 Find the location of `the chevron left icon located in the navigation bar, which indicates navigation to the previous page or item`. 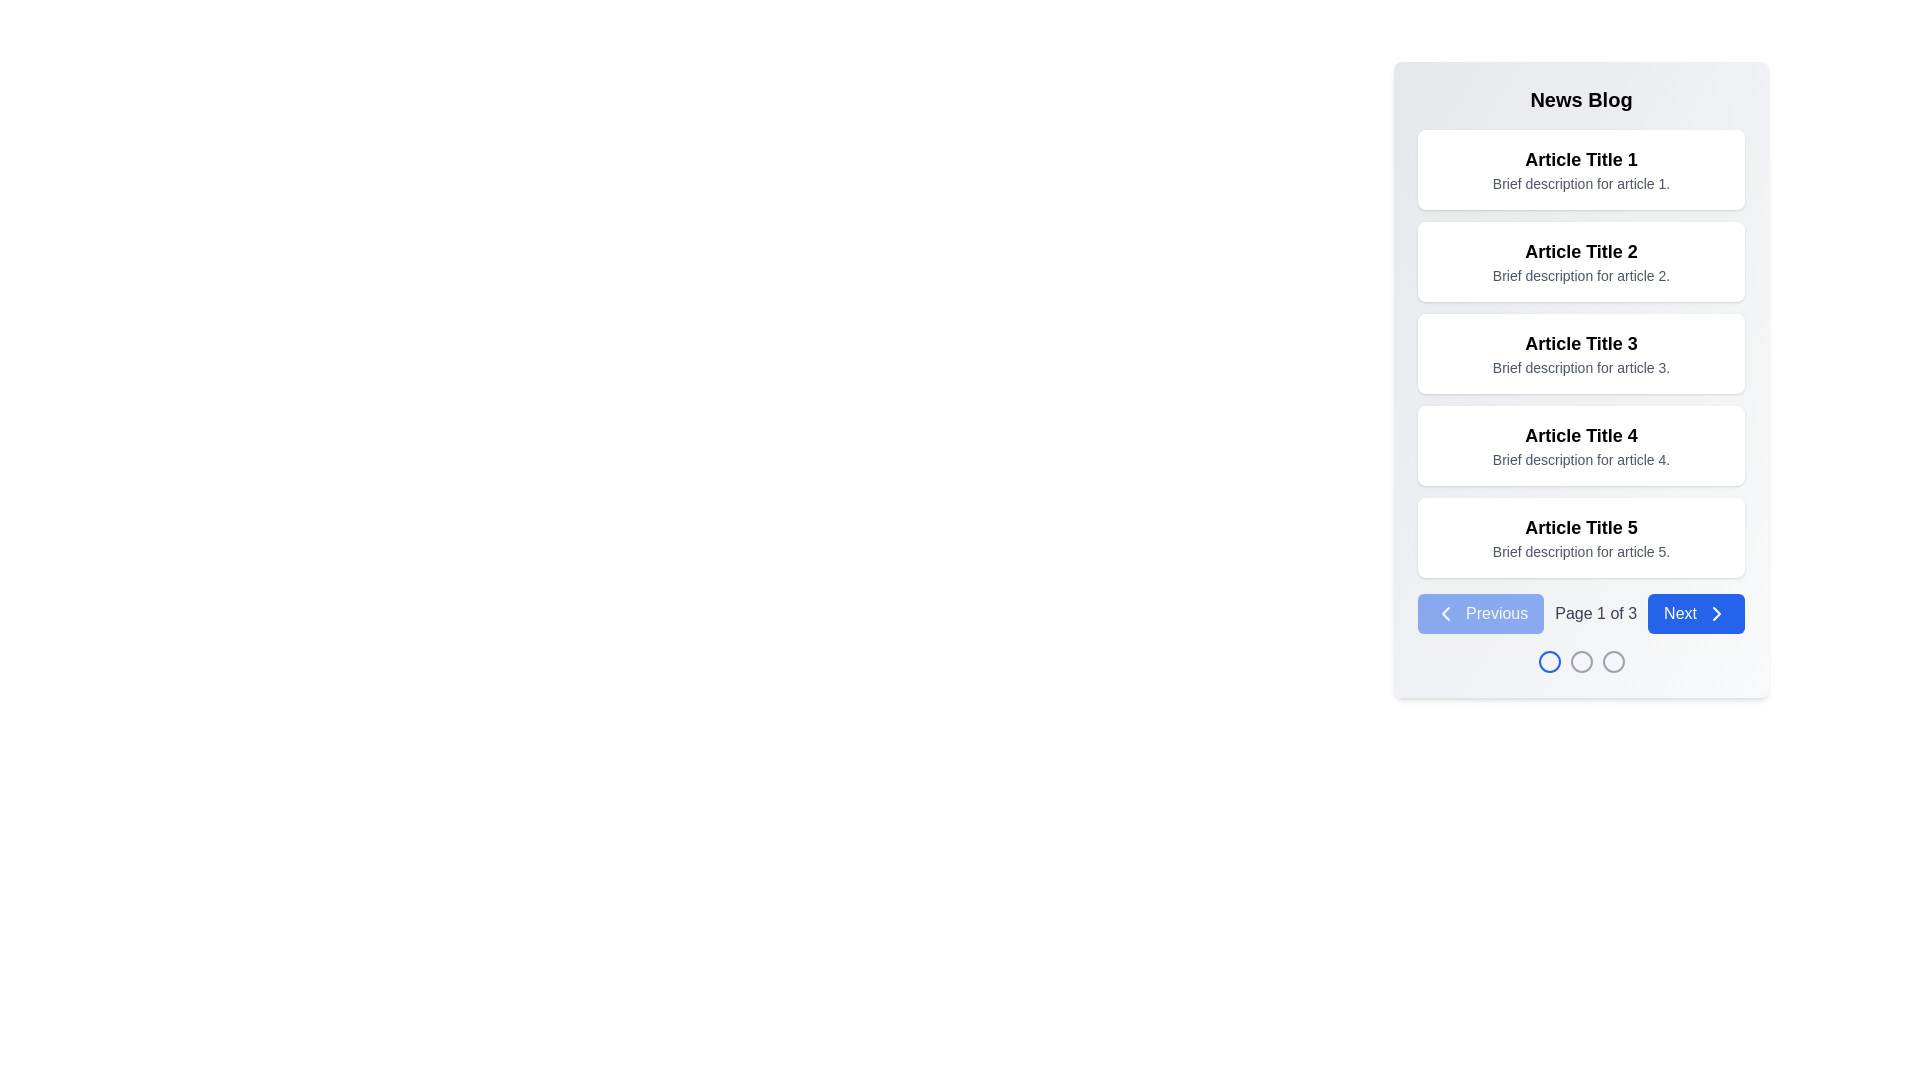

the chevron left icon located in the navigation bar, which indicates navigation to the previous page or item is located at coordinates (1445, 612).